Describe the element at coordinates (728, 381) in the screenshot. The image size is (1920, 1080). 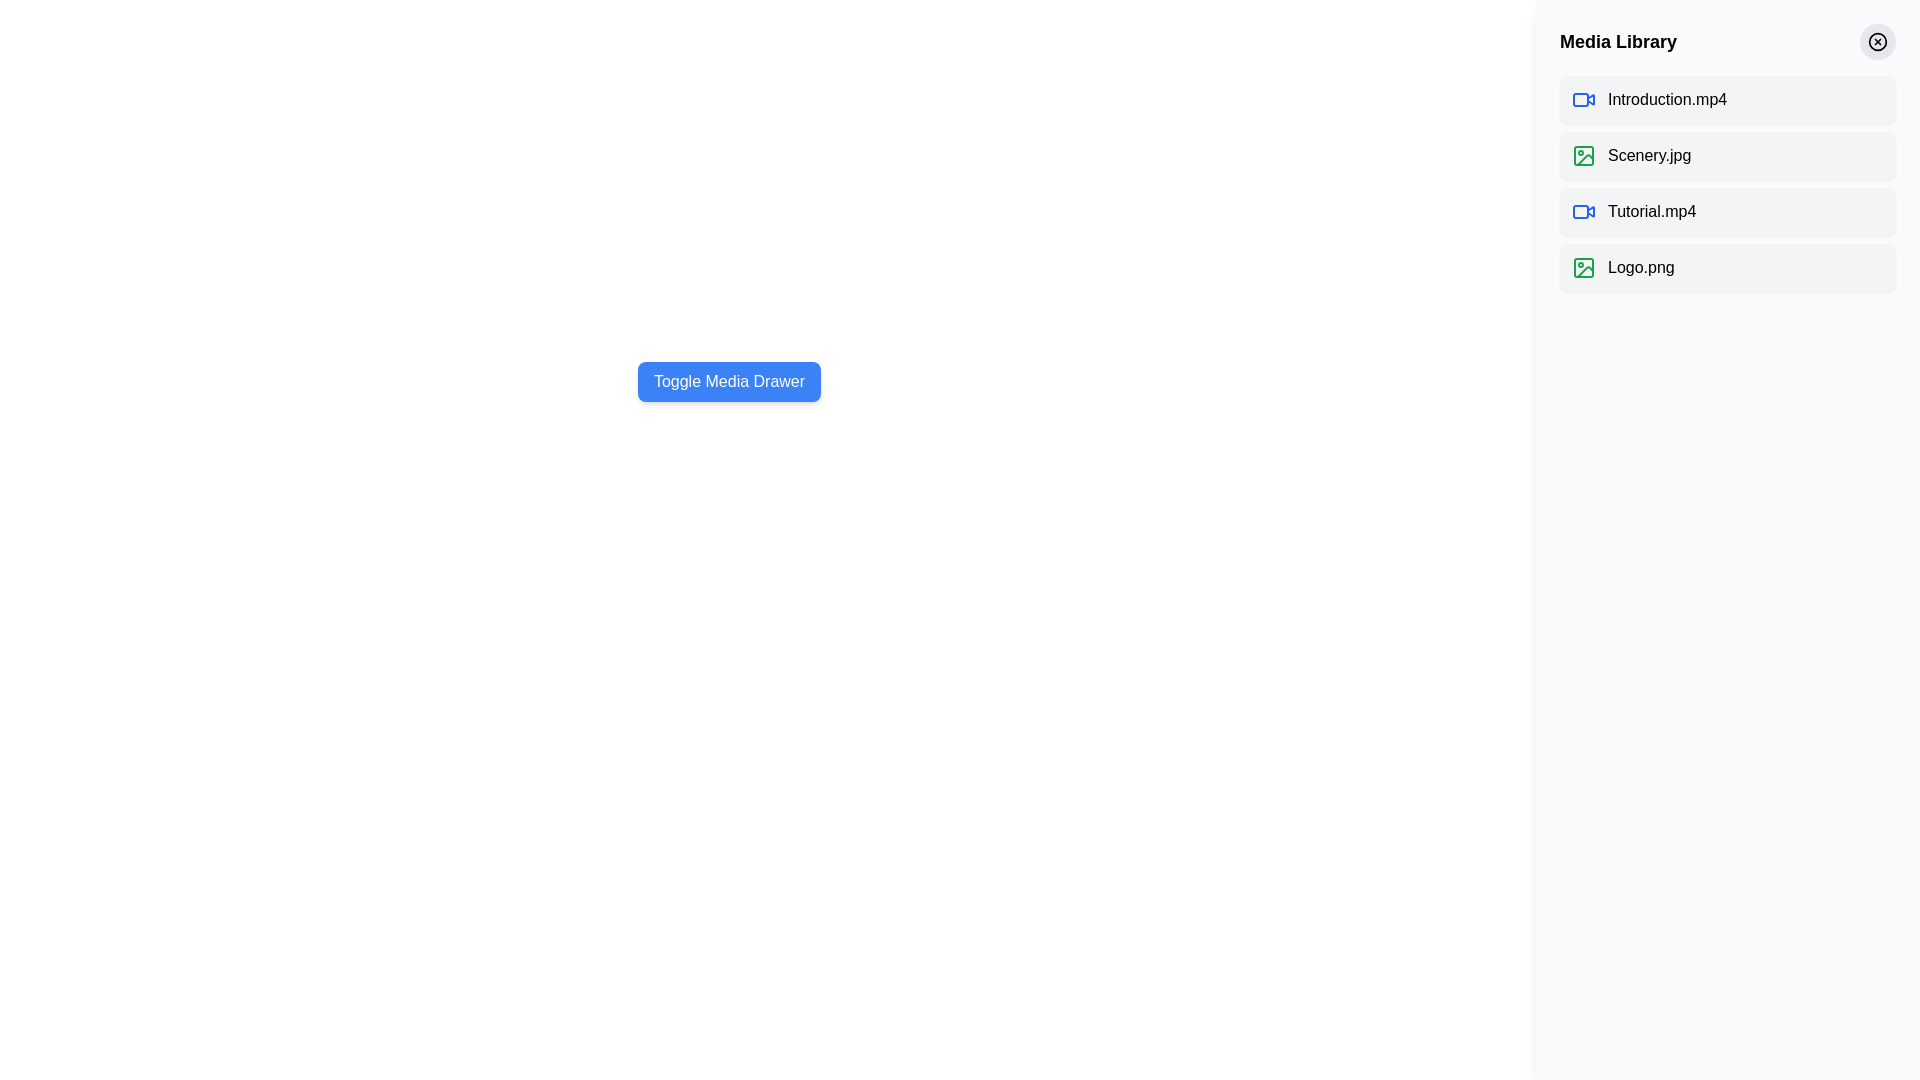
I see `the 'Toggle Media Drawer' button, which is styled in blue with white text and has rounded corners` at that location.